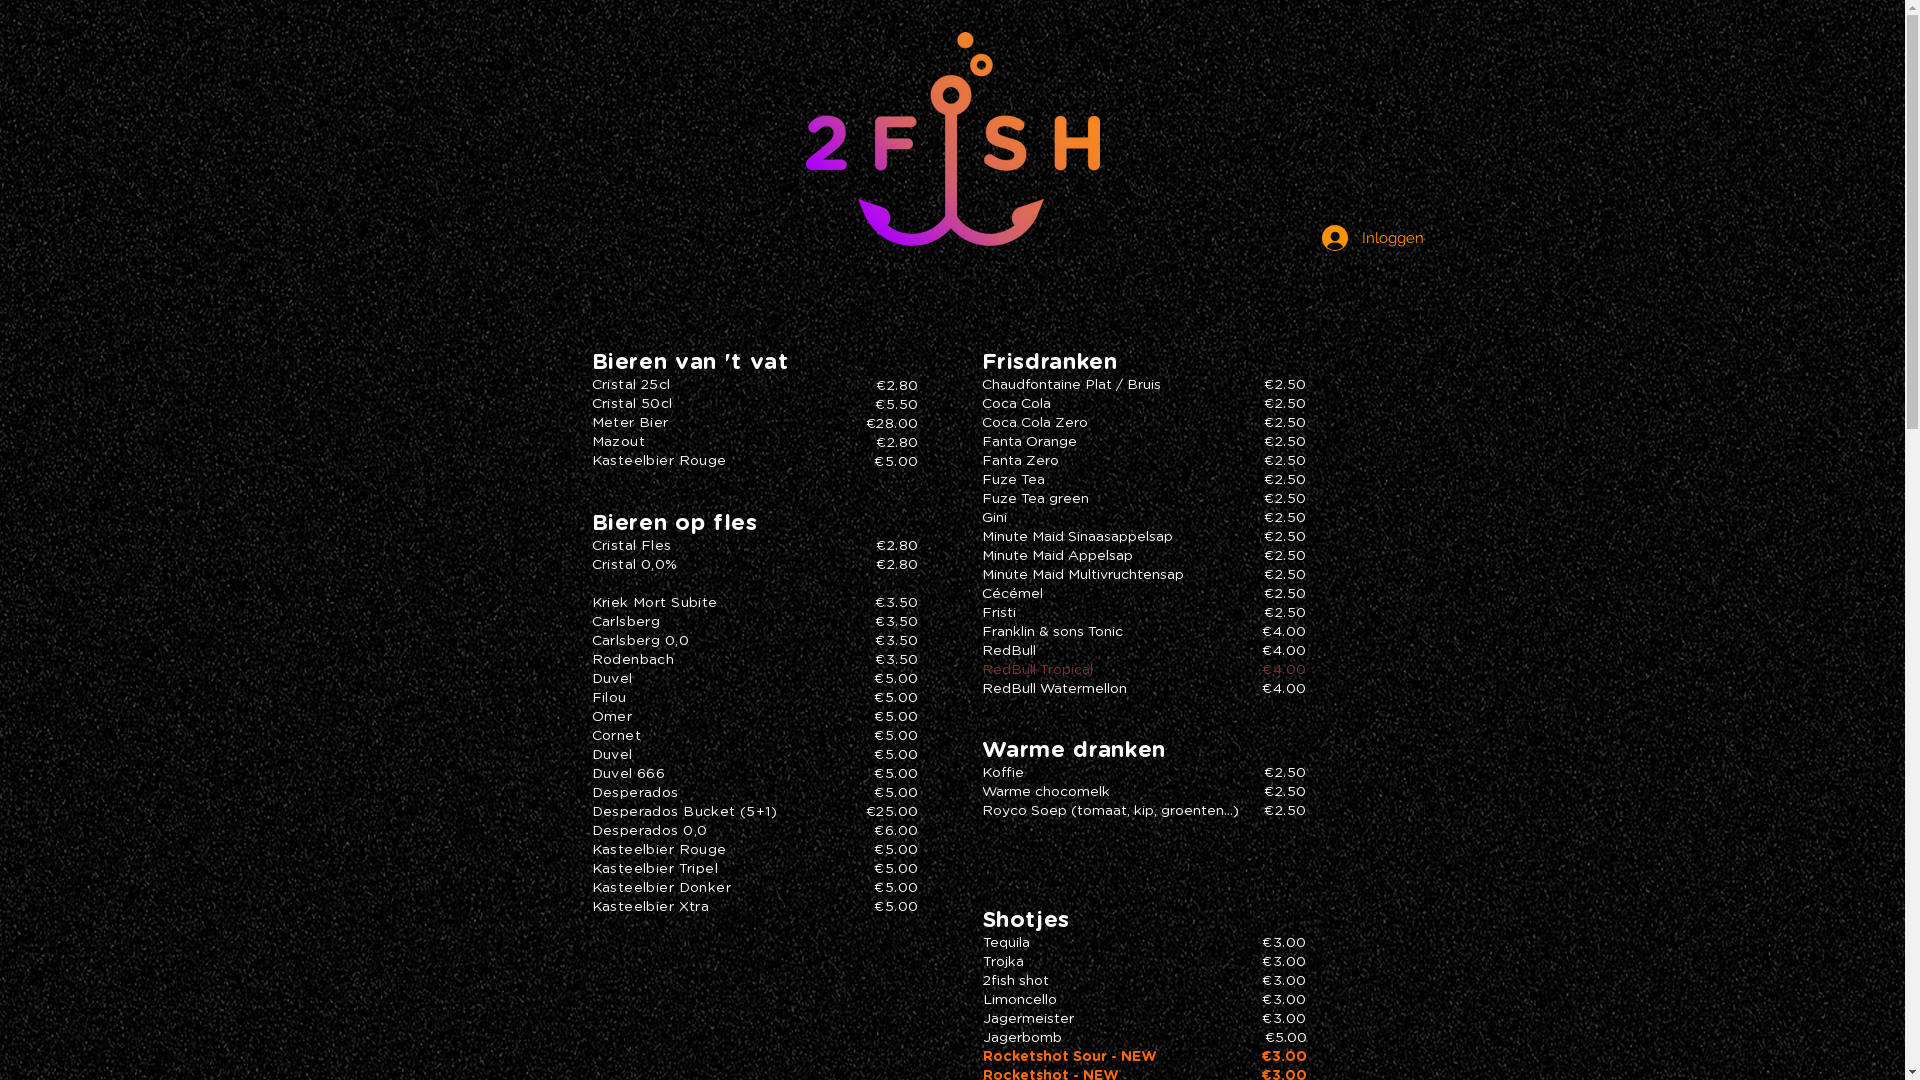 This screenshot has height=1080, width=1920. Describe the element at coordinates (1308, 237) in the screenshot. I see `'Inloggen'` at that location.